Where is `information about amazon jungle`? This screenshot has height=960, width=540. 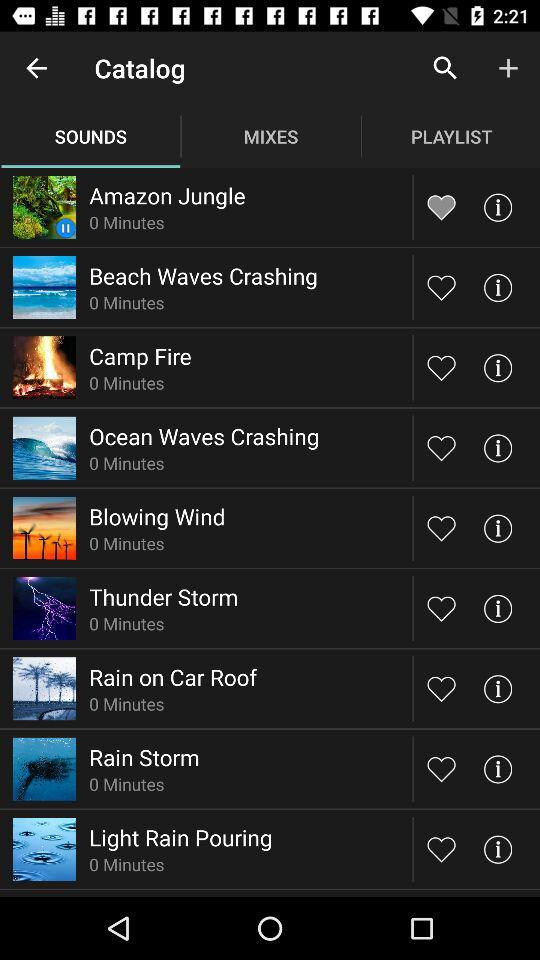
information about amazon jungle is located at coordinates (496, 207).